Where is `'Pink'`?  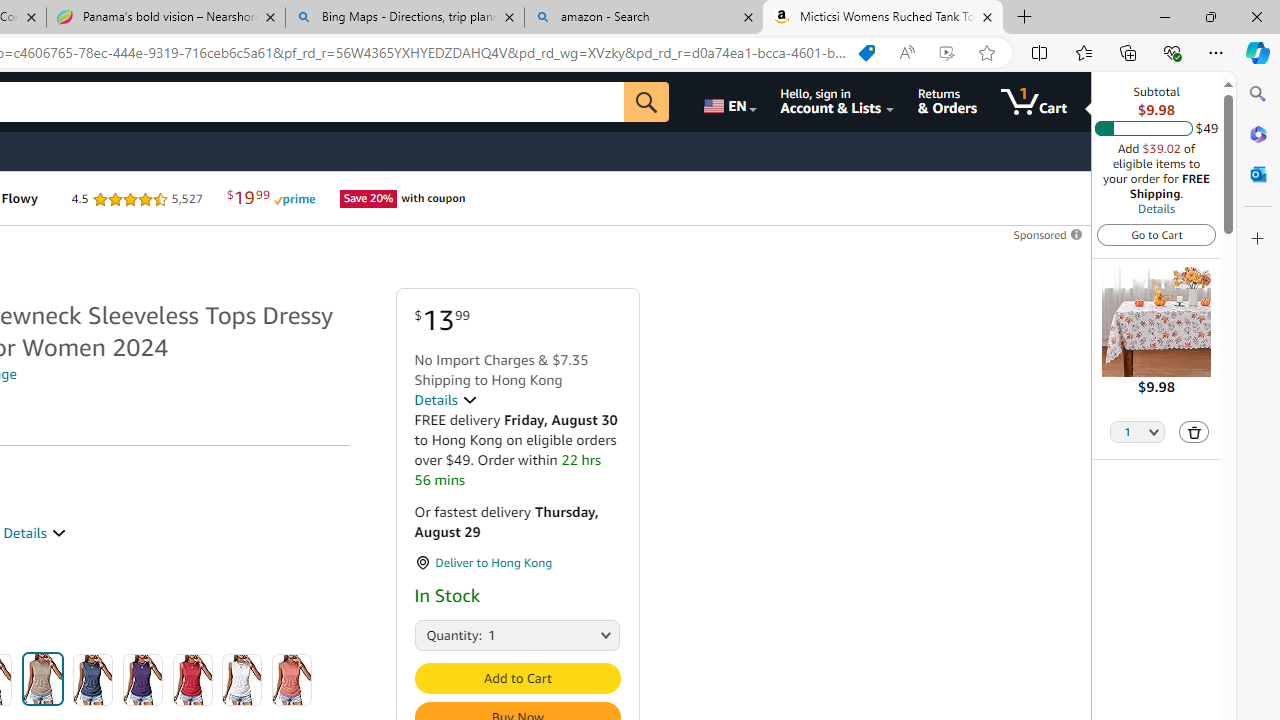
'Pink' is located at coordinates (291, 679).